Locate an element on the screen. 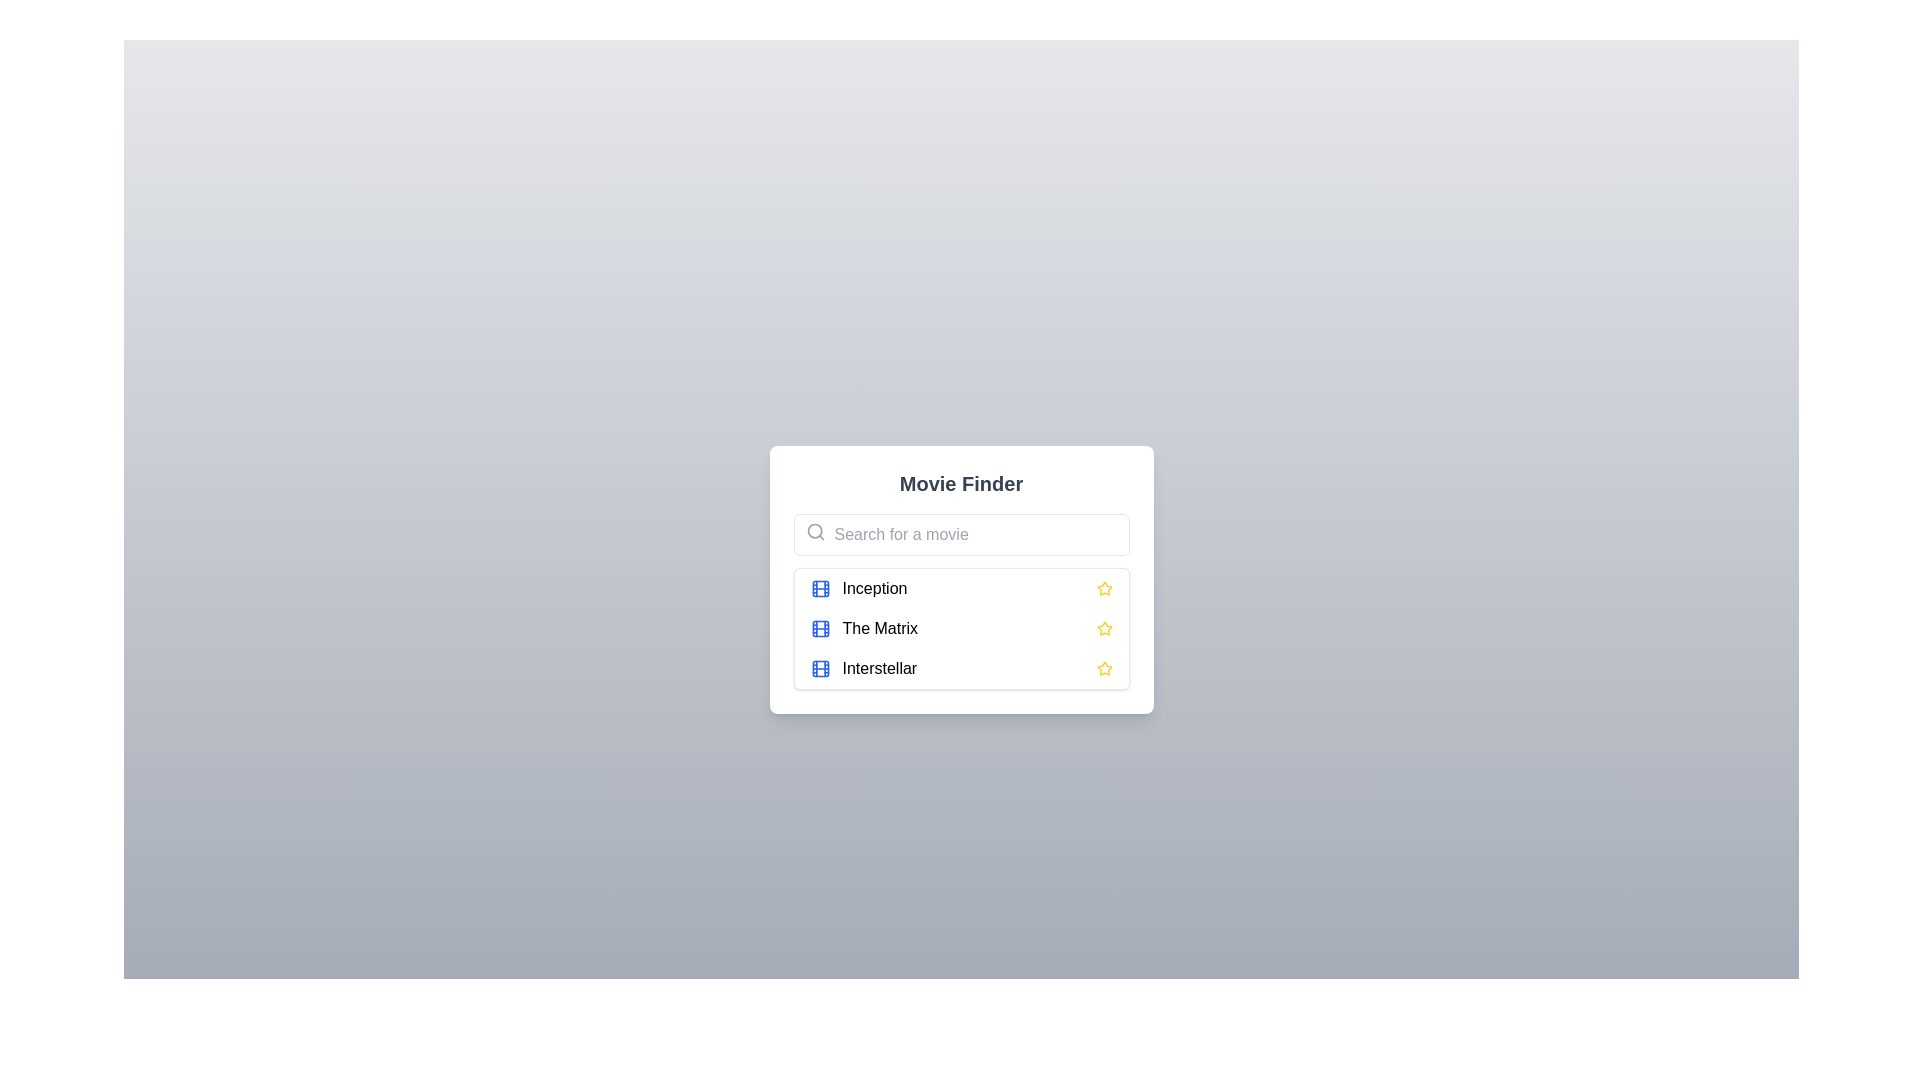 The width and height of the screenshot is (1920, 1080). the blue film reel icon located to the left of the 'Interstellar' text is located at coordinates (820, 668).